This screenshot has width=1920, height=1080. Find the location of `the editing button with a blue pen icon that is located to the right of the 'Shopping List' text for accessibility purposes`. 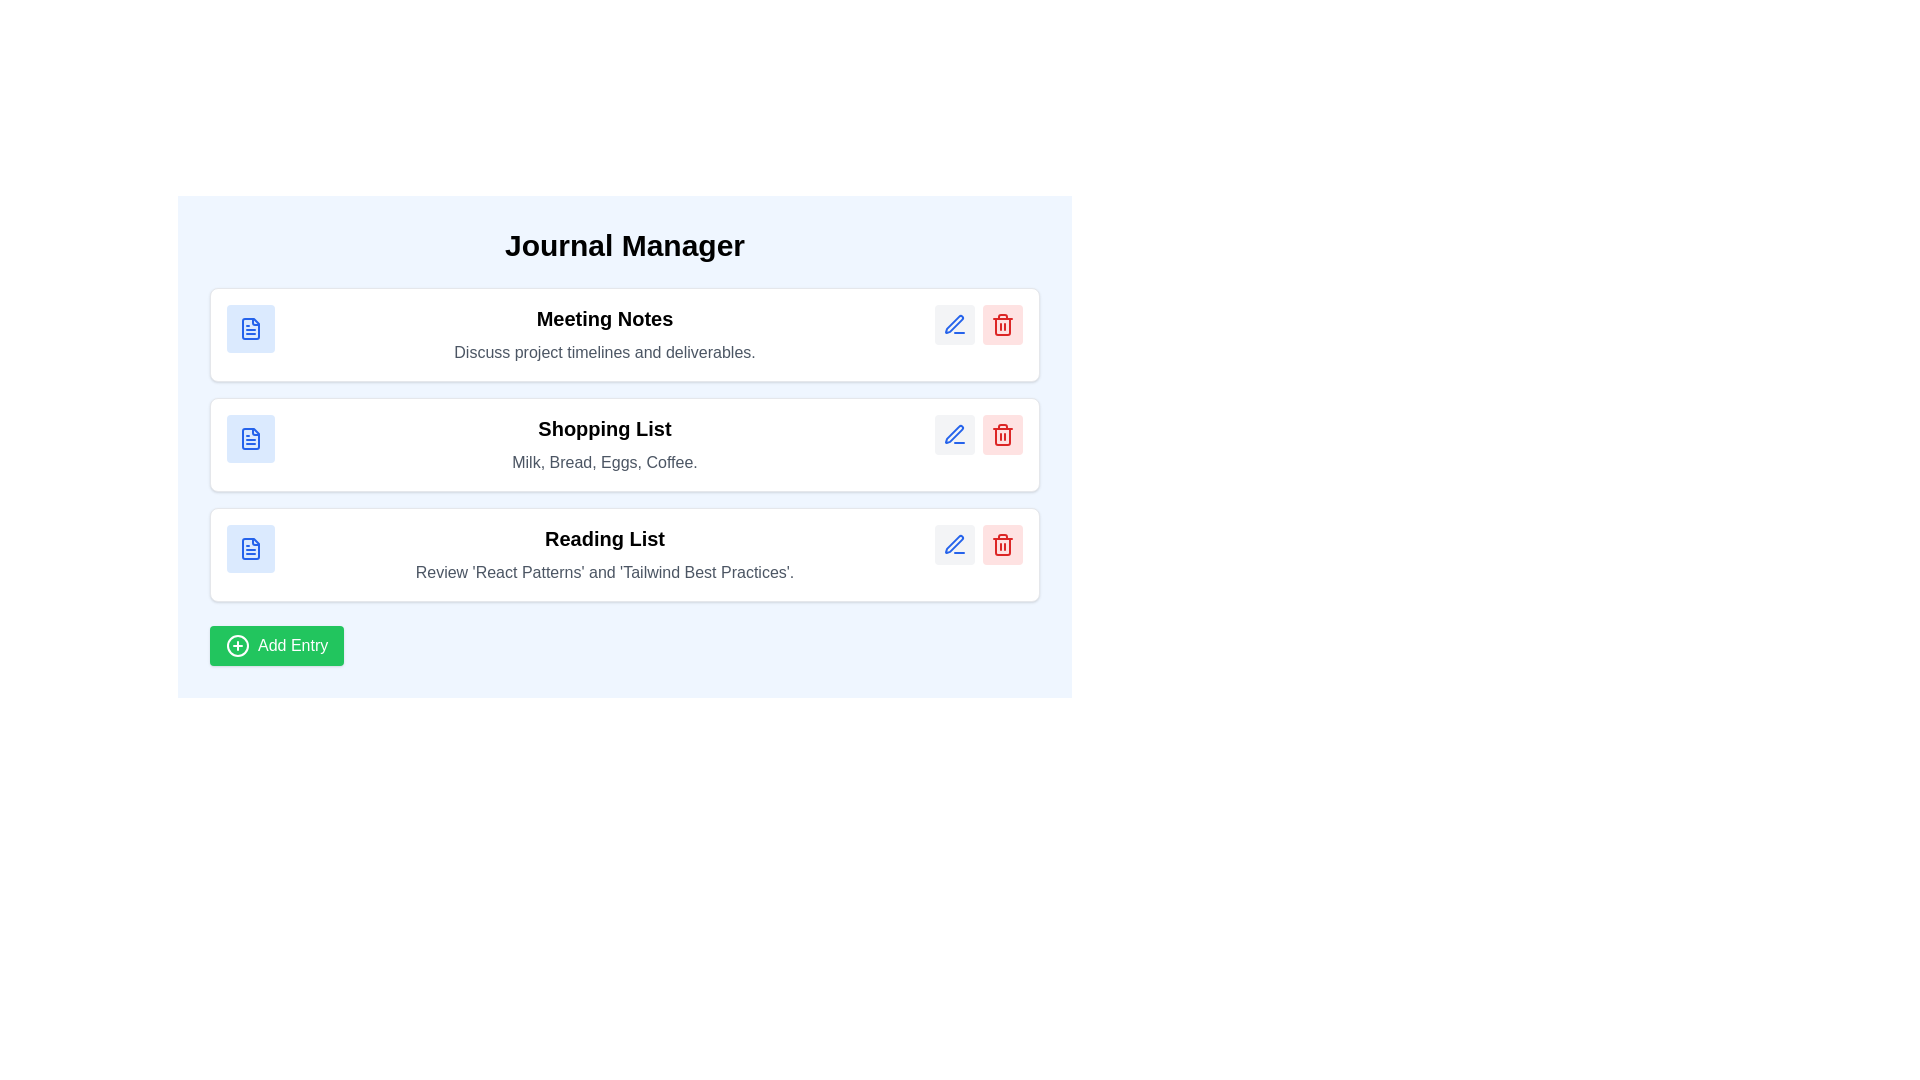

the editing button with a blue pen icon that is located to the right of the 'Shopping List' text for accessibility purposes is located at coordinates (954, 434).